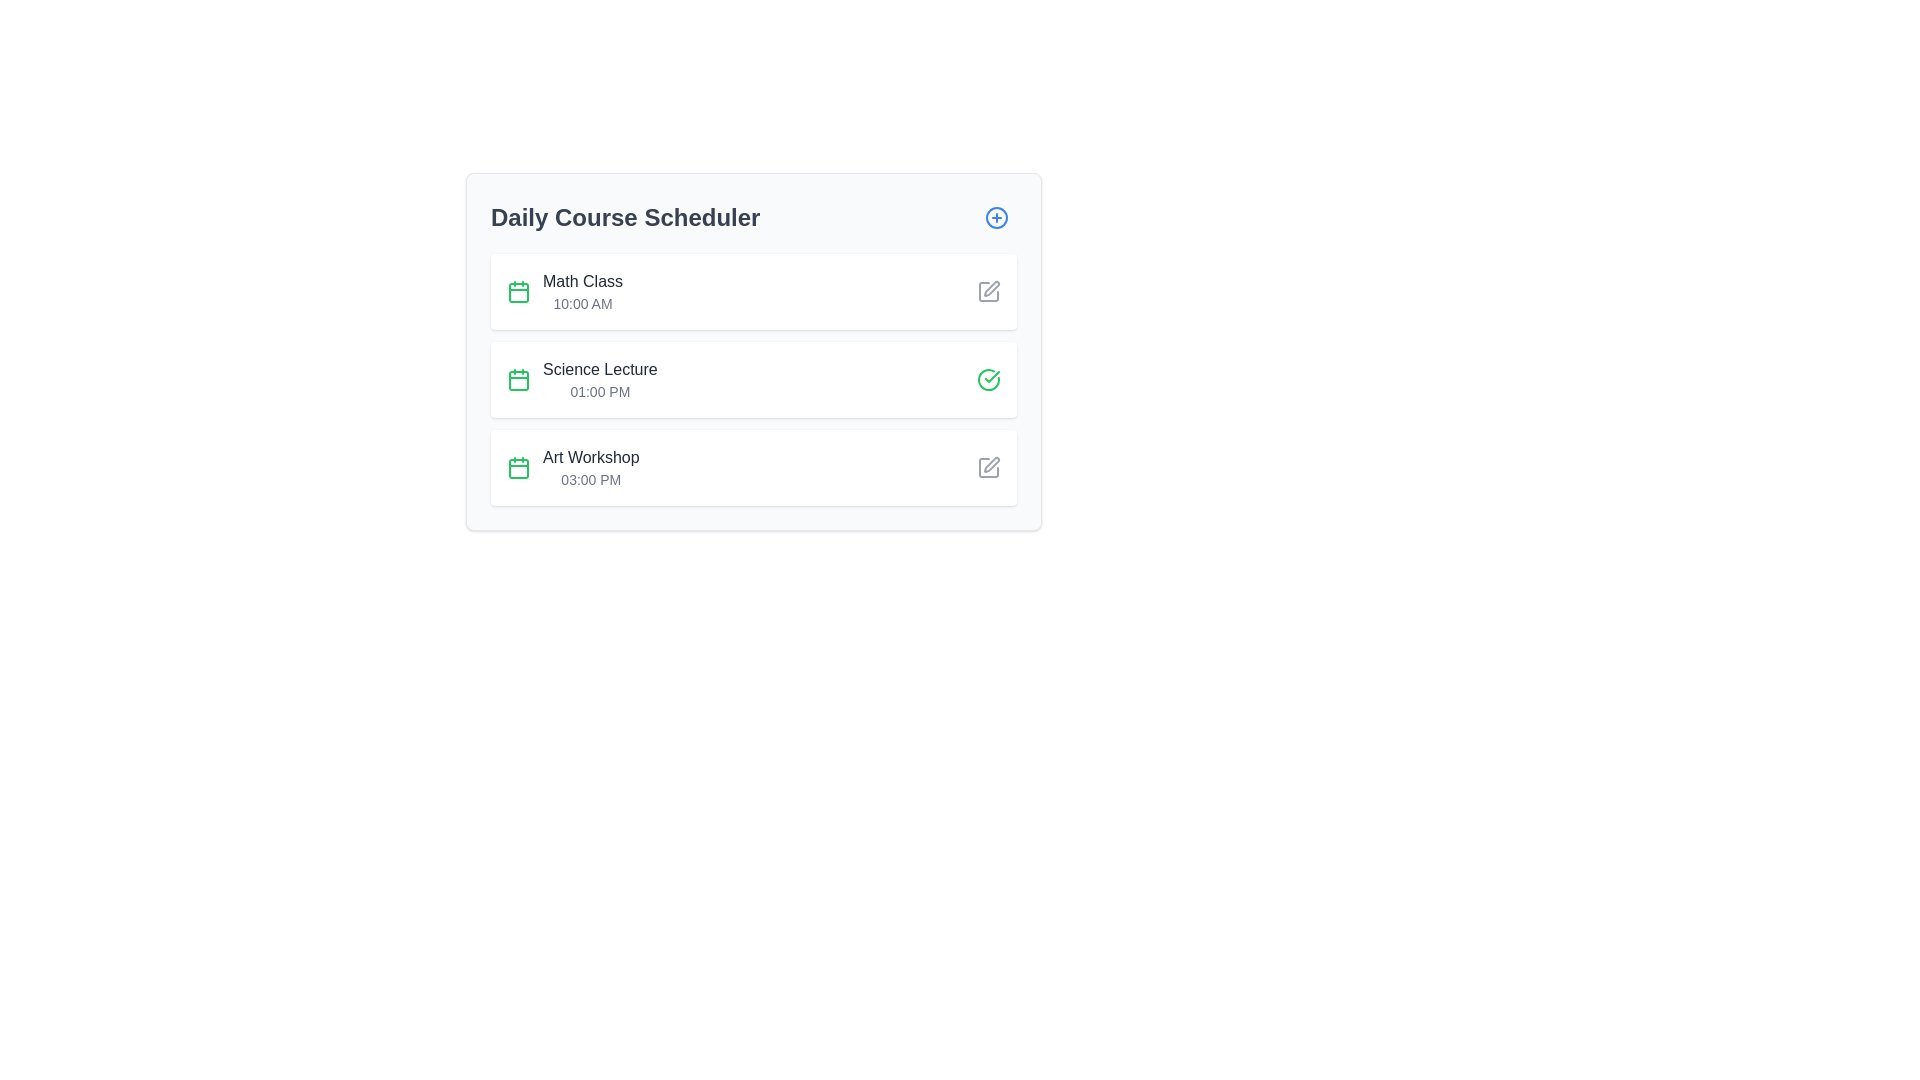 The height and width of the screenshot is (1080, 1920). Describe the element at coordinates (752, 380) in the screenshot. I see `the 'Science Lecture' event entry at 1:00 PM` at that location.